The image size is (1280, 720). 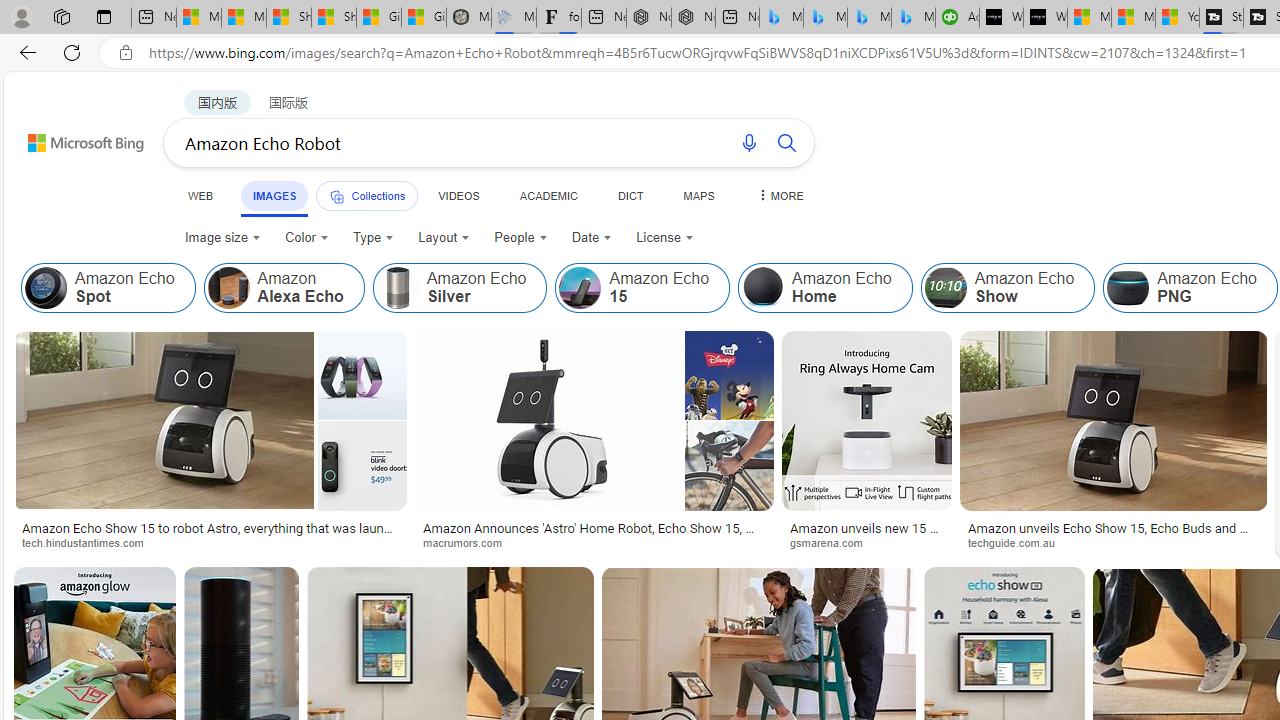 I want to click on 'Accounting Software for Accountants, CPAs and Bookkeepers', so click(x=956, y=17).